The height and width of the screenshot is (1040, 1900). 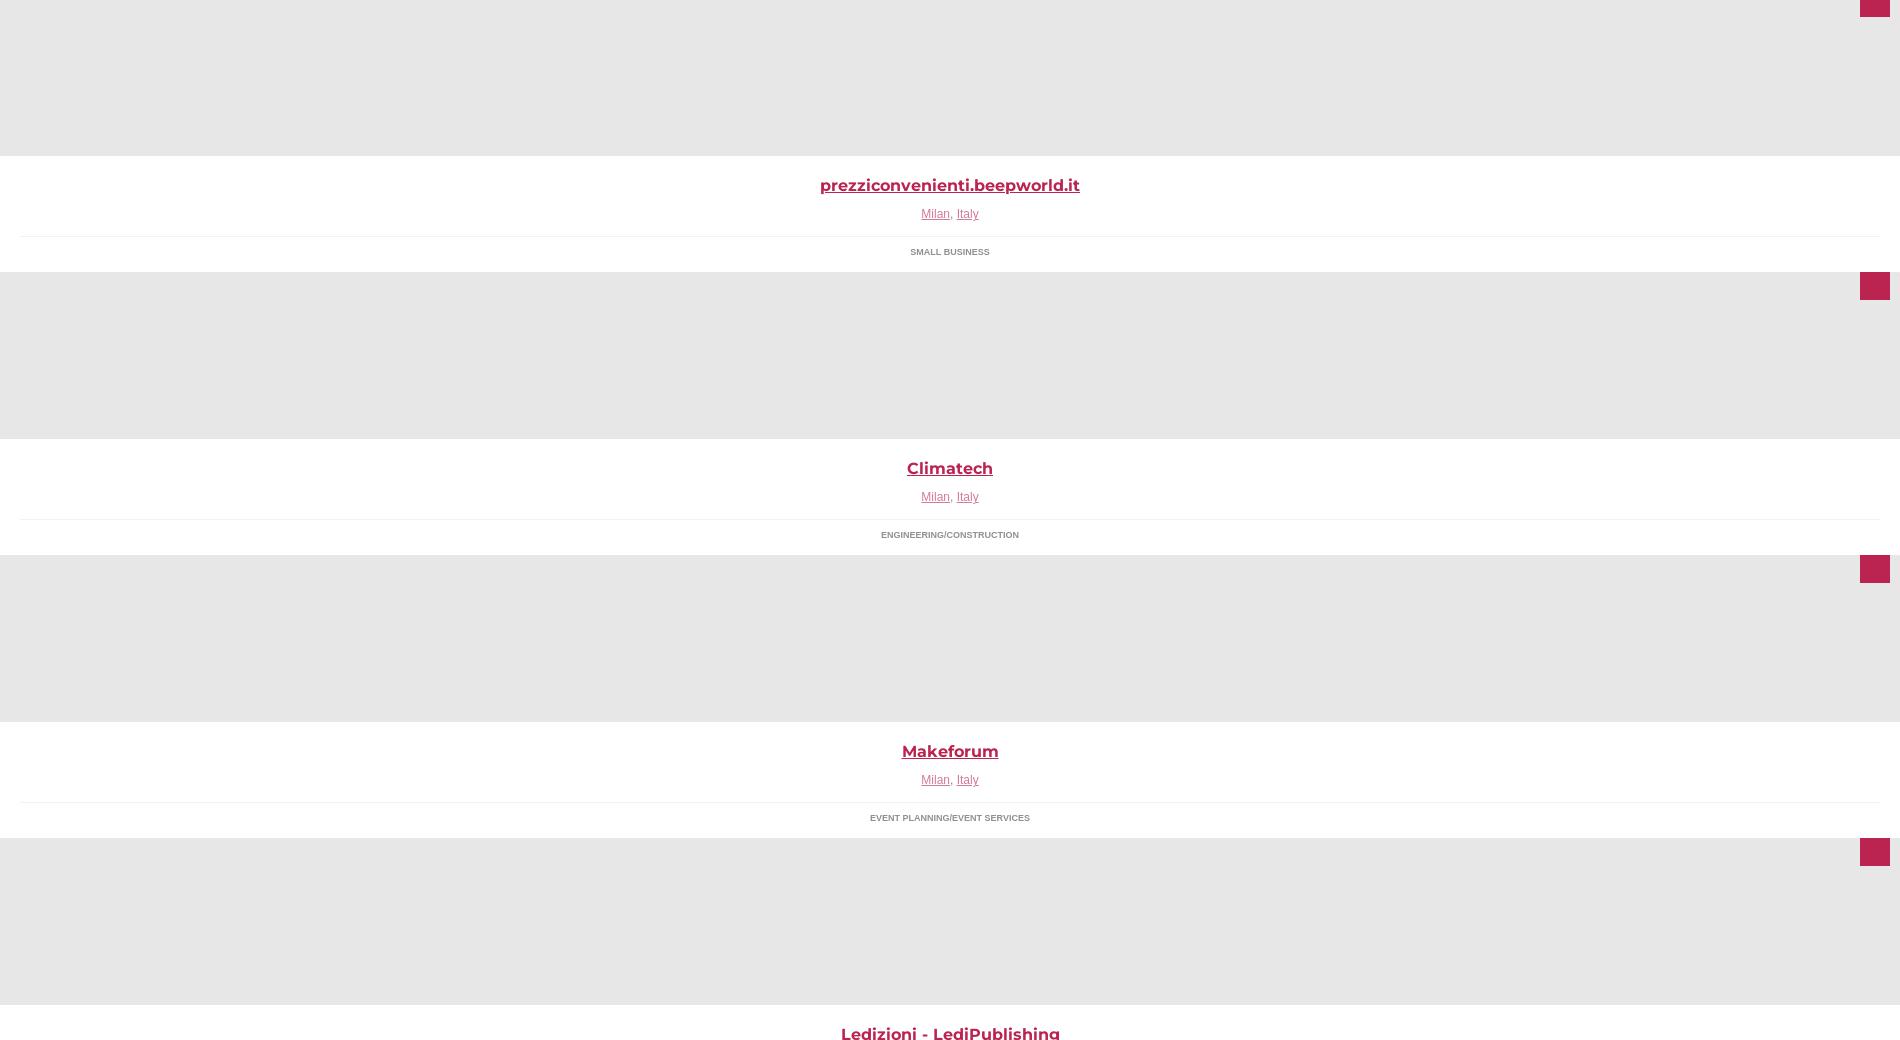 What do you see at coordinates (950, 185) in the screenshot?
I see `'prezziconvenienti.beepworld.it'` at bounding box center [950, 185].